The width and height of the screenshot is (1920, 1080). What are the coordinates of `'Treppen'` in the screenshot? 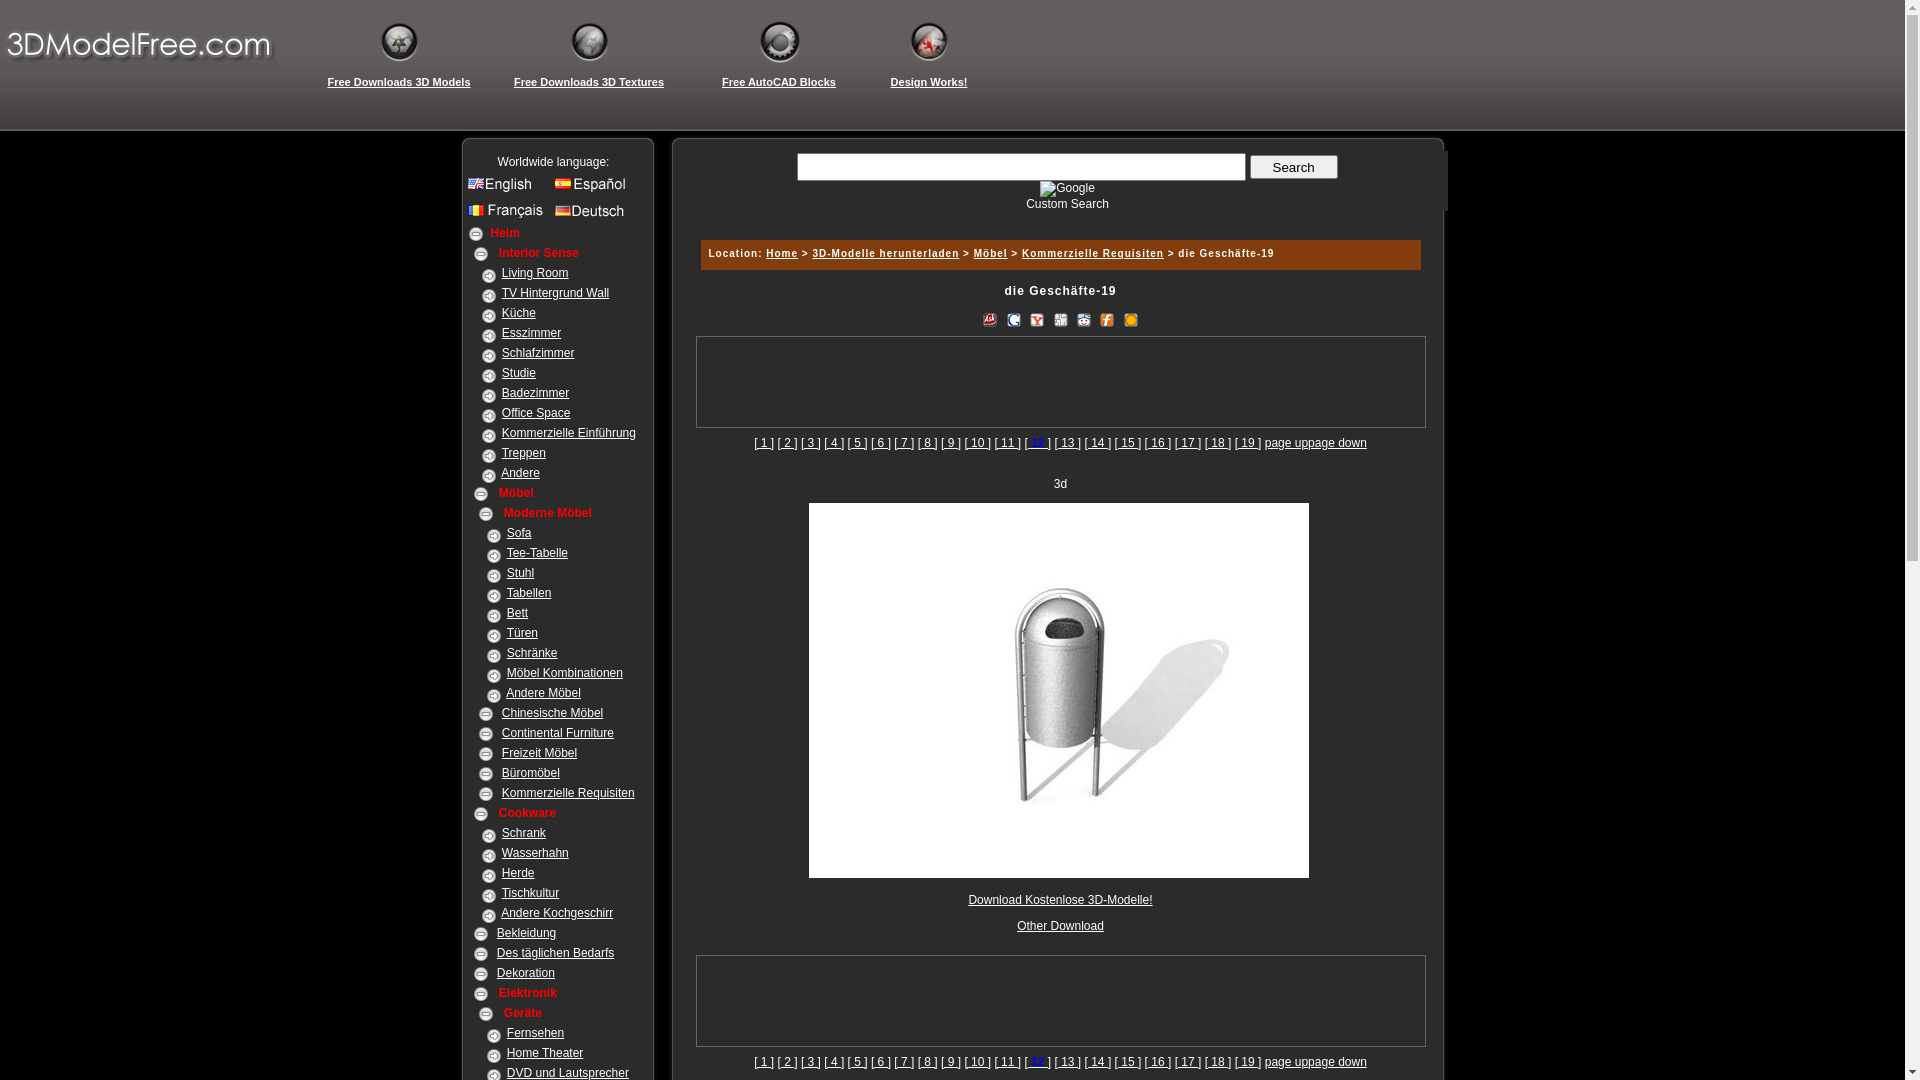 It's located at (502, 452).